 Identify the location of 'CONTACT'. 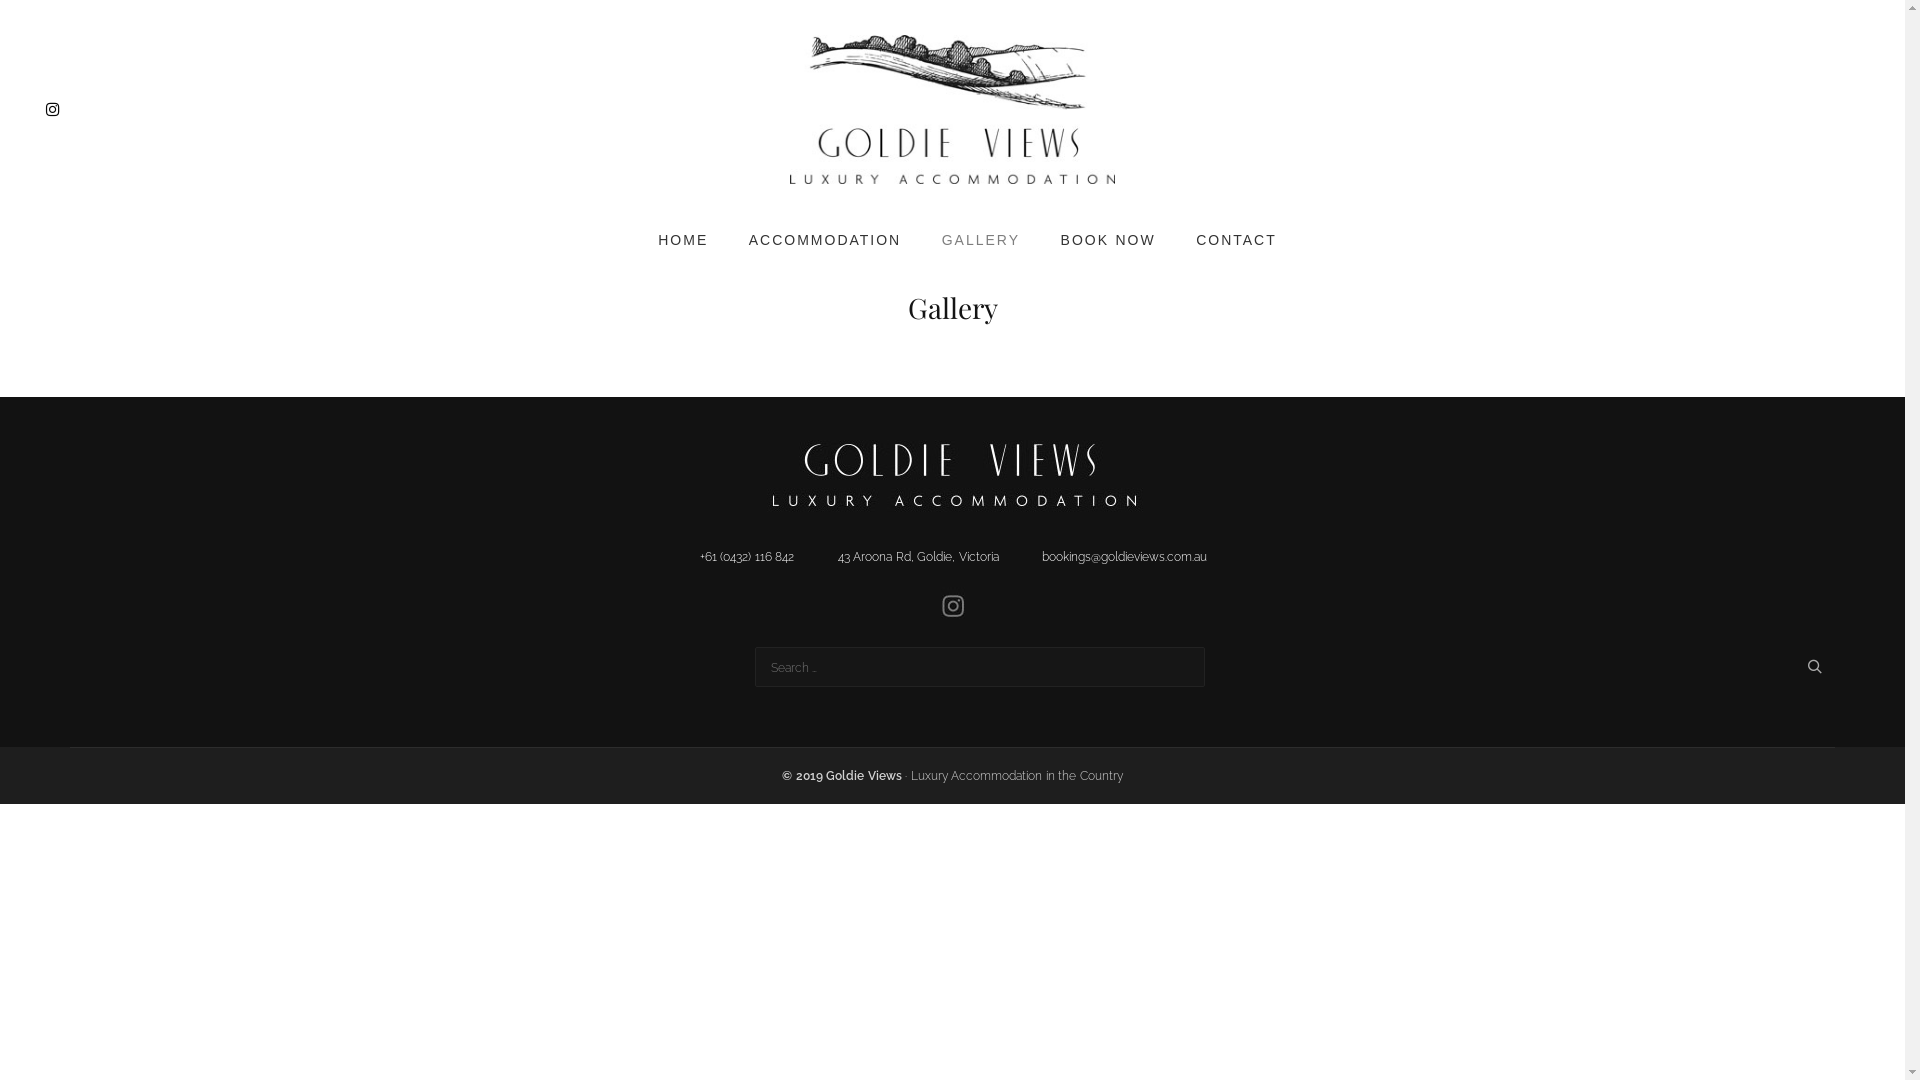
(1176, 238).